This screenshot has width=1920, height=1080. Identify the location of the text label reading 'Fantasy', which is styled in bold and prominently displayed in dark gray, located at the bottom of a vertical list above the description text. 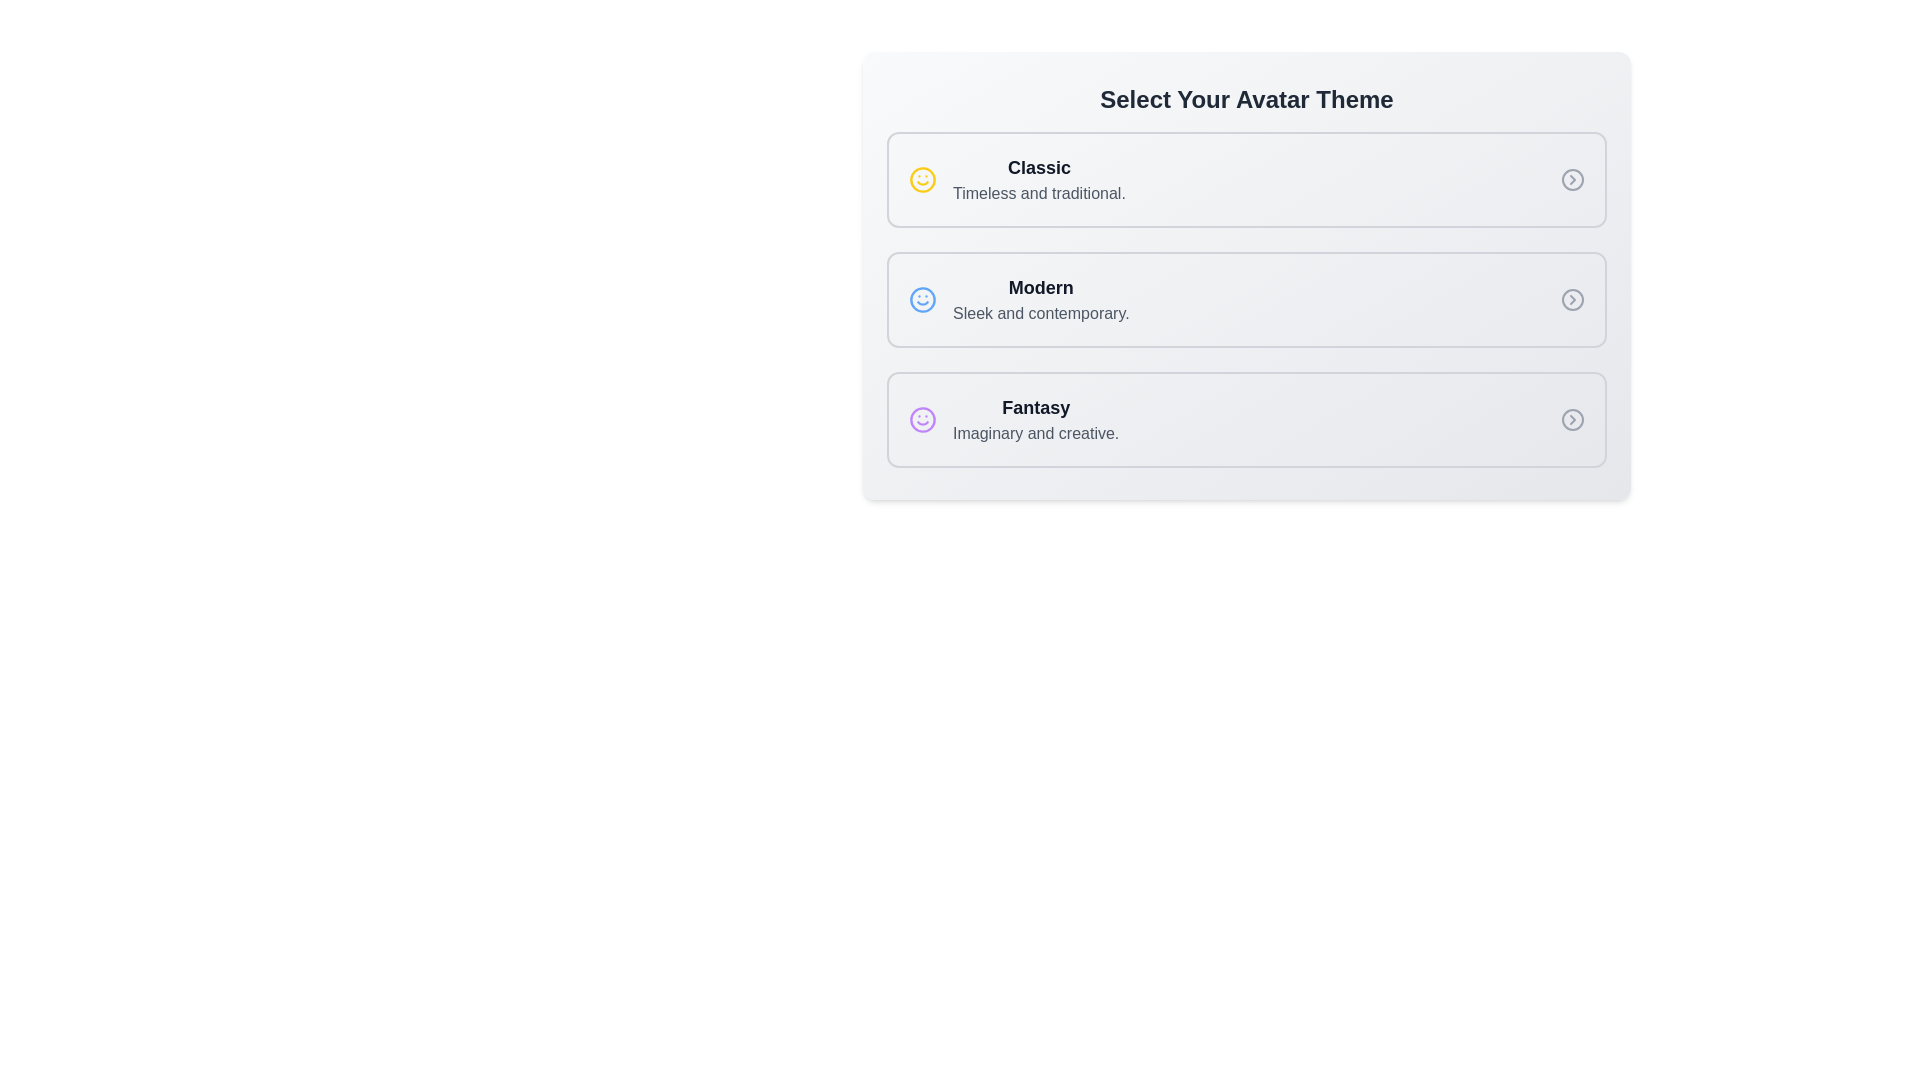
(1036, 407).